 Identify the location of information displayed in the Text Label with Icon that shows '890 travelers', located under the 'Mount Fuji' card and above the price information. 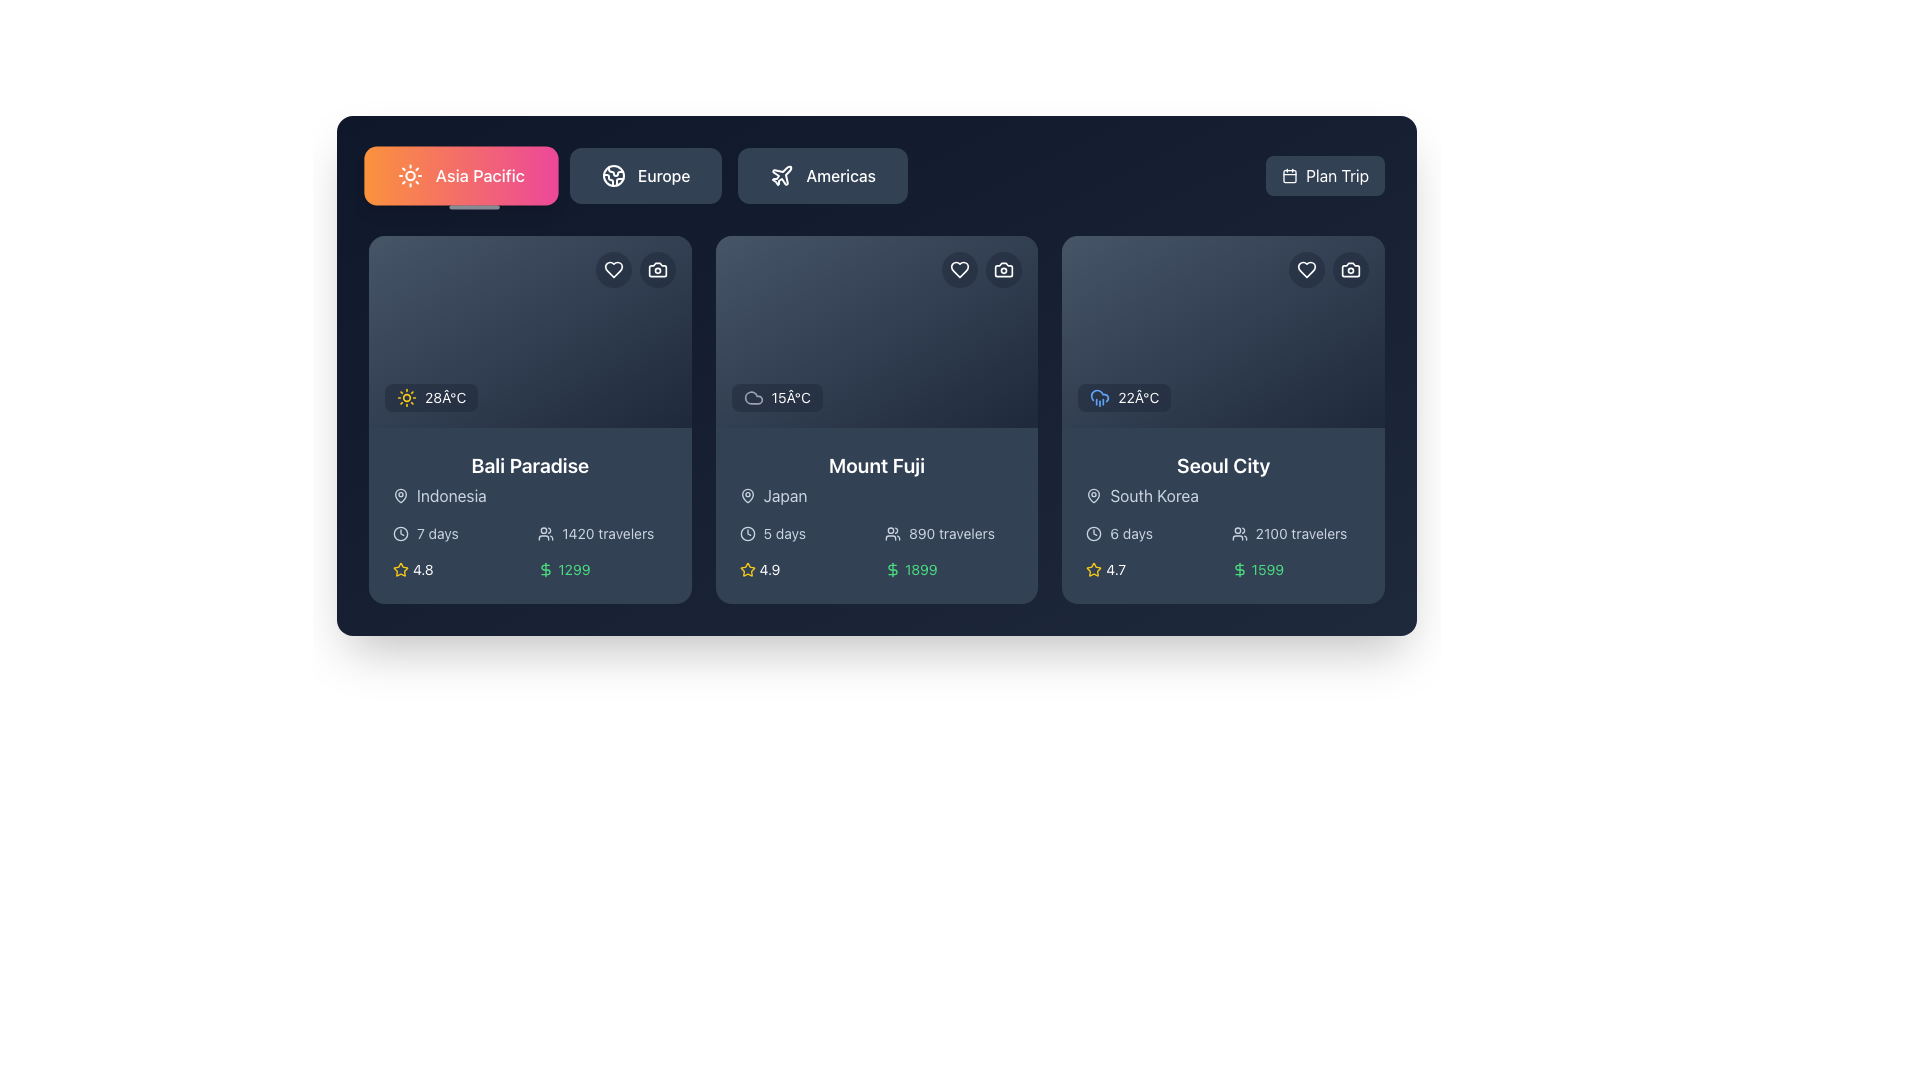
(948, 532).